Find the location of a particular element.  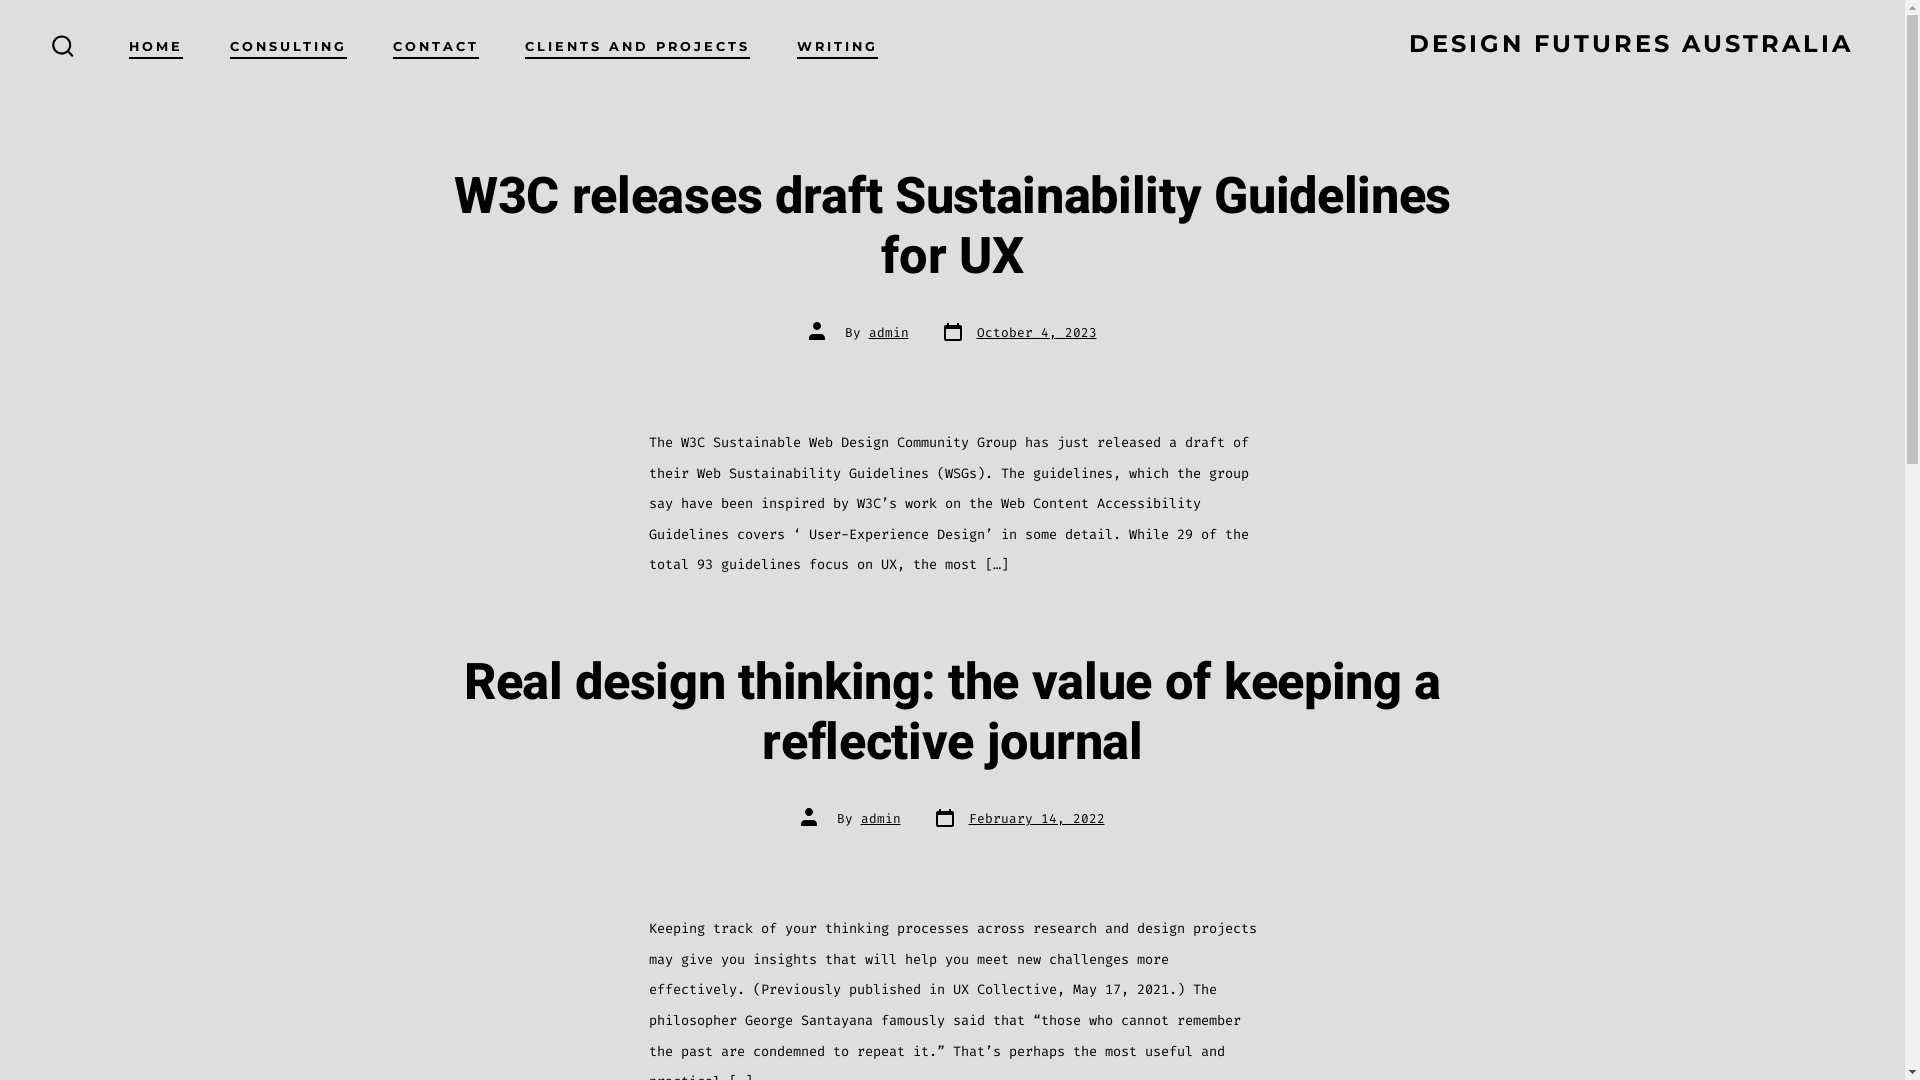

'admin' is located at coordinates (879, 818).